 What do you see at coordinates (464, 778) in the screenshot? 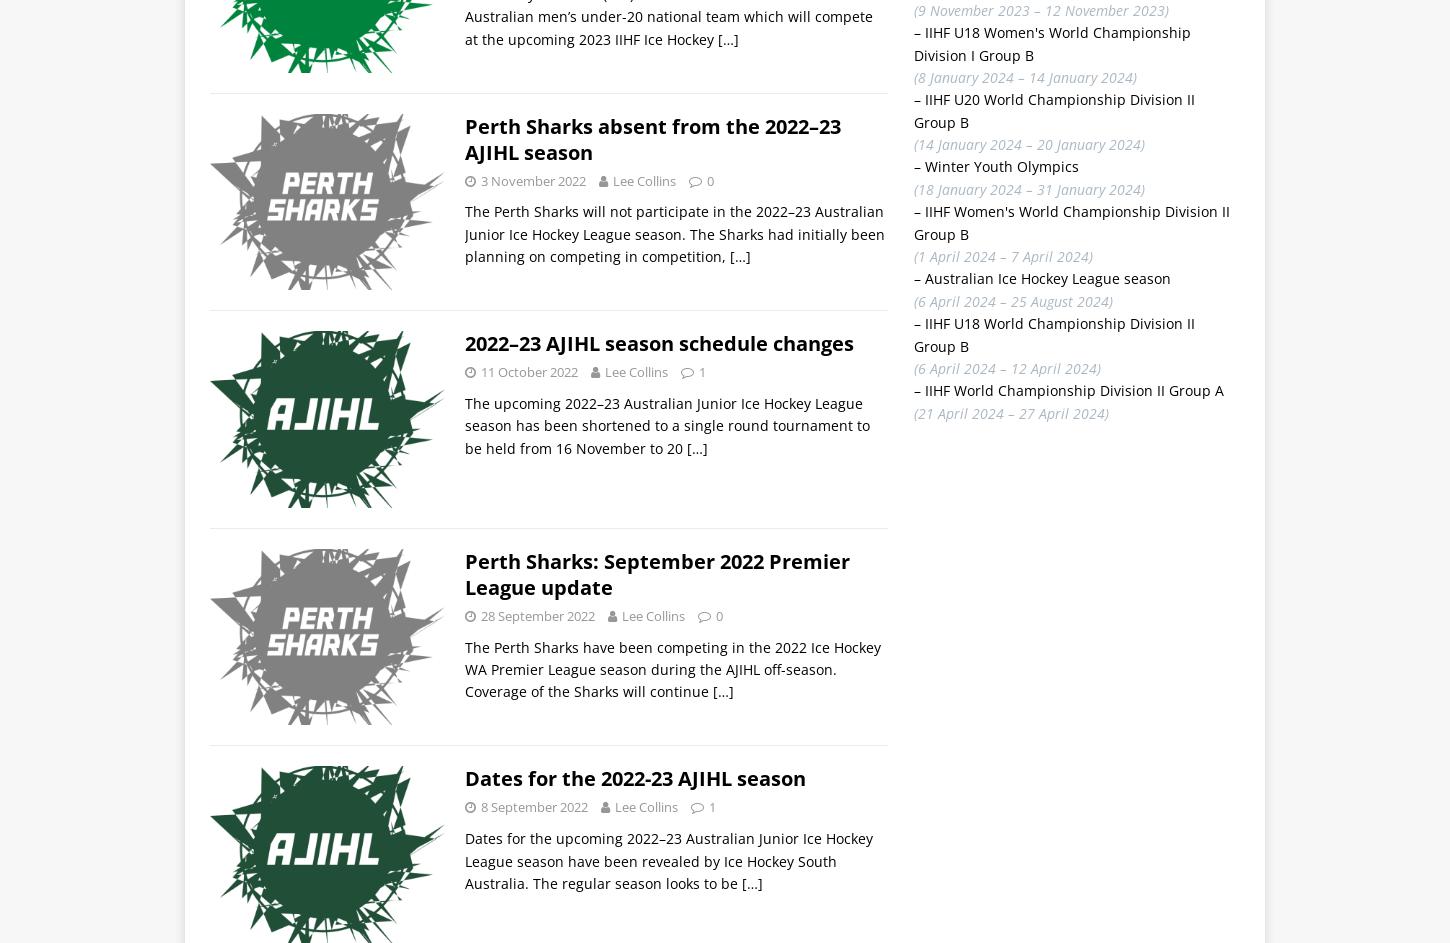
I see `'Dates for the 2022-23 AJIHL season'` at bounding box center [464, 778].